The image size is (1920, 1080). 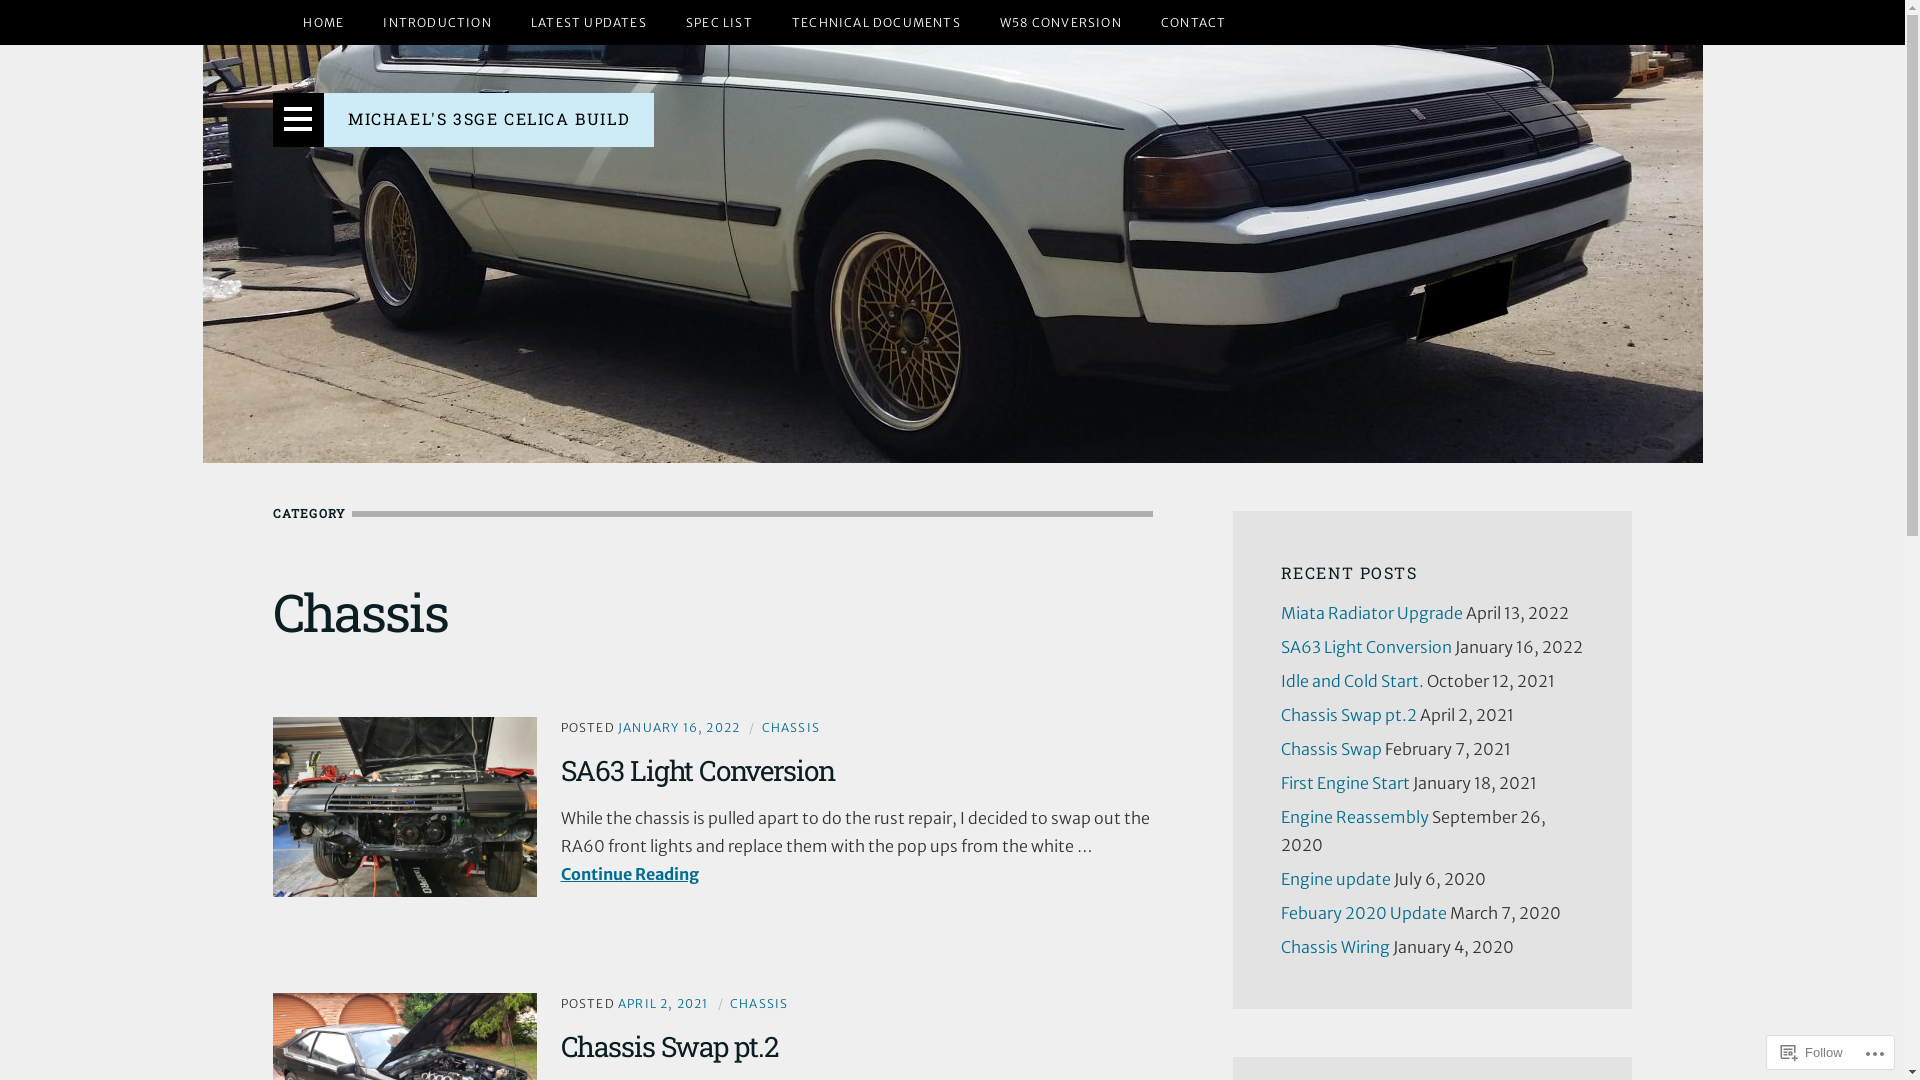 What do you see at coordinates (1142, 22) in the screenshot?
I see `'CONTACT'` at bounding box center [1142, 22].